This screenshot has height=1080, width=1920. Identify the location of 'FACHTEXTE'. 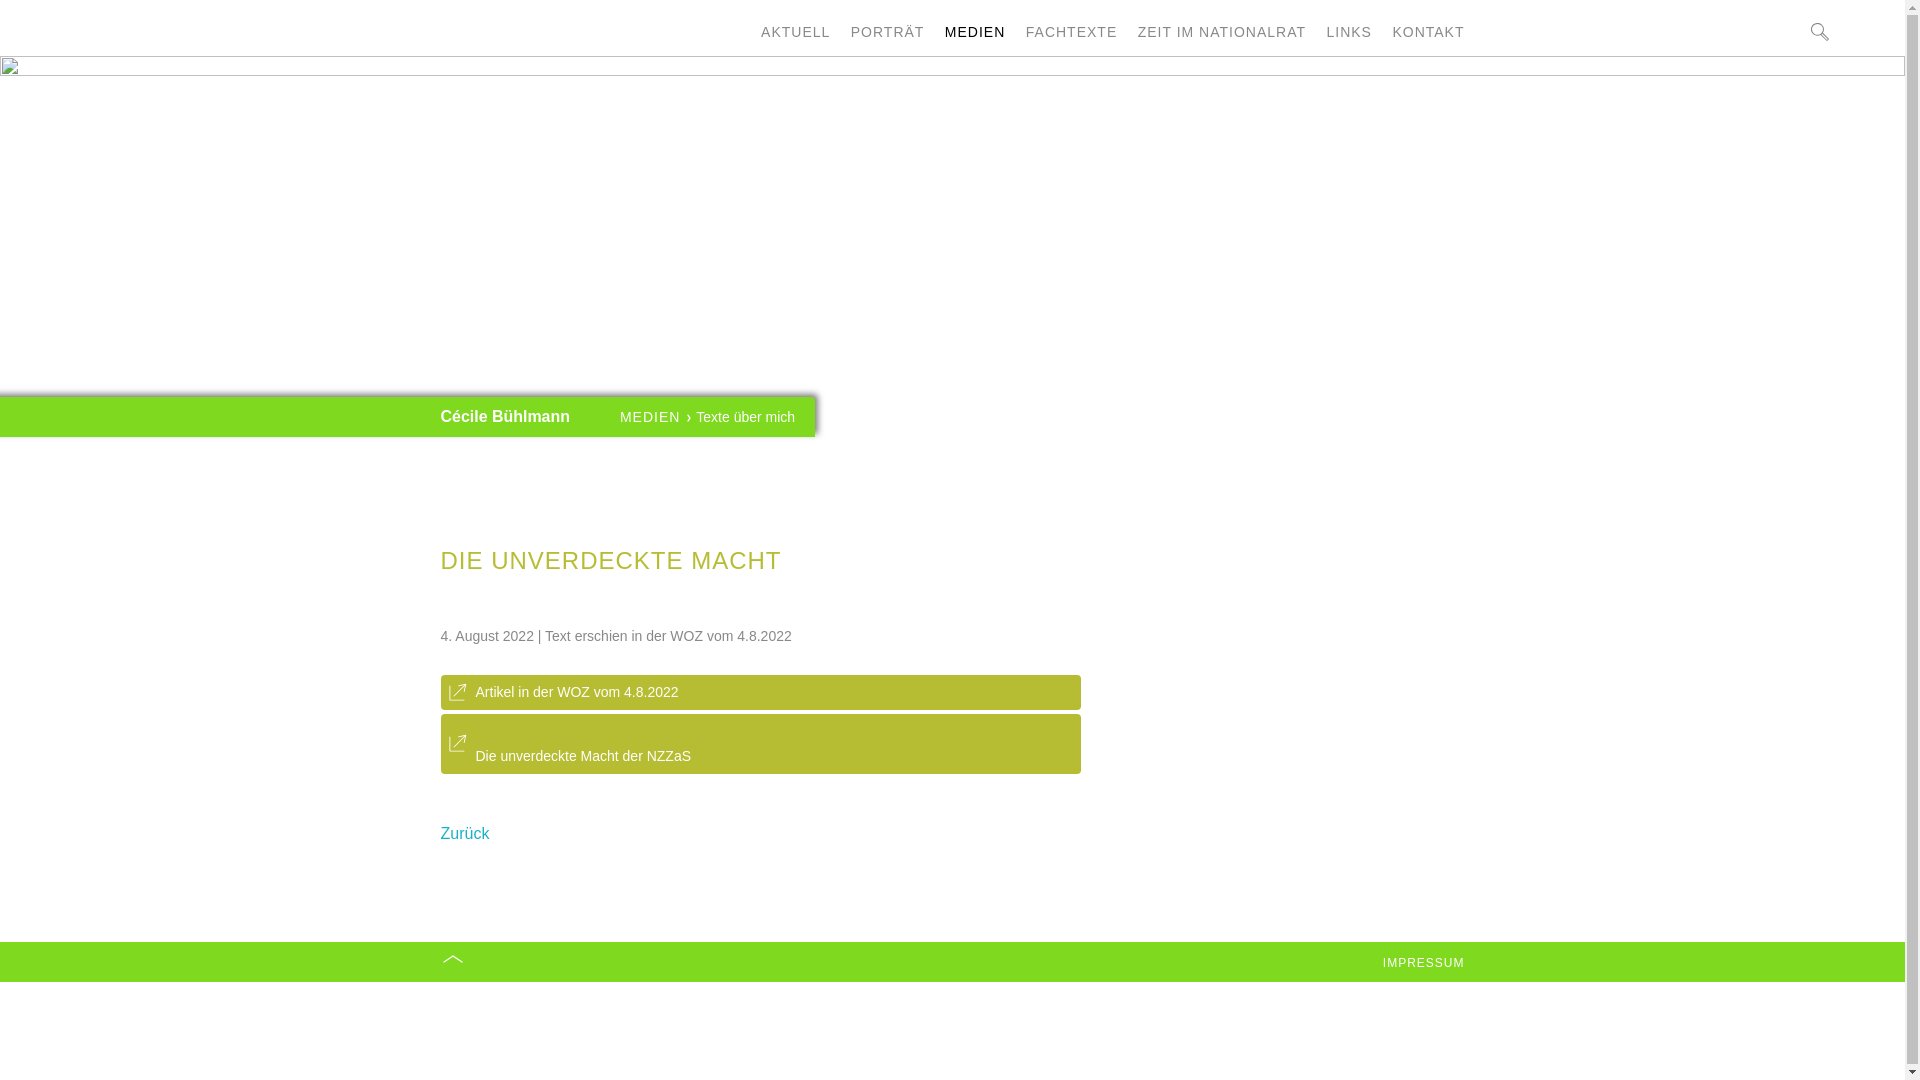
(1070, 31).